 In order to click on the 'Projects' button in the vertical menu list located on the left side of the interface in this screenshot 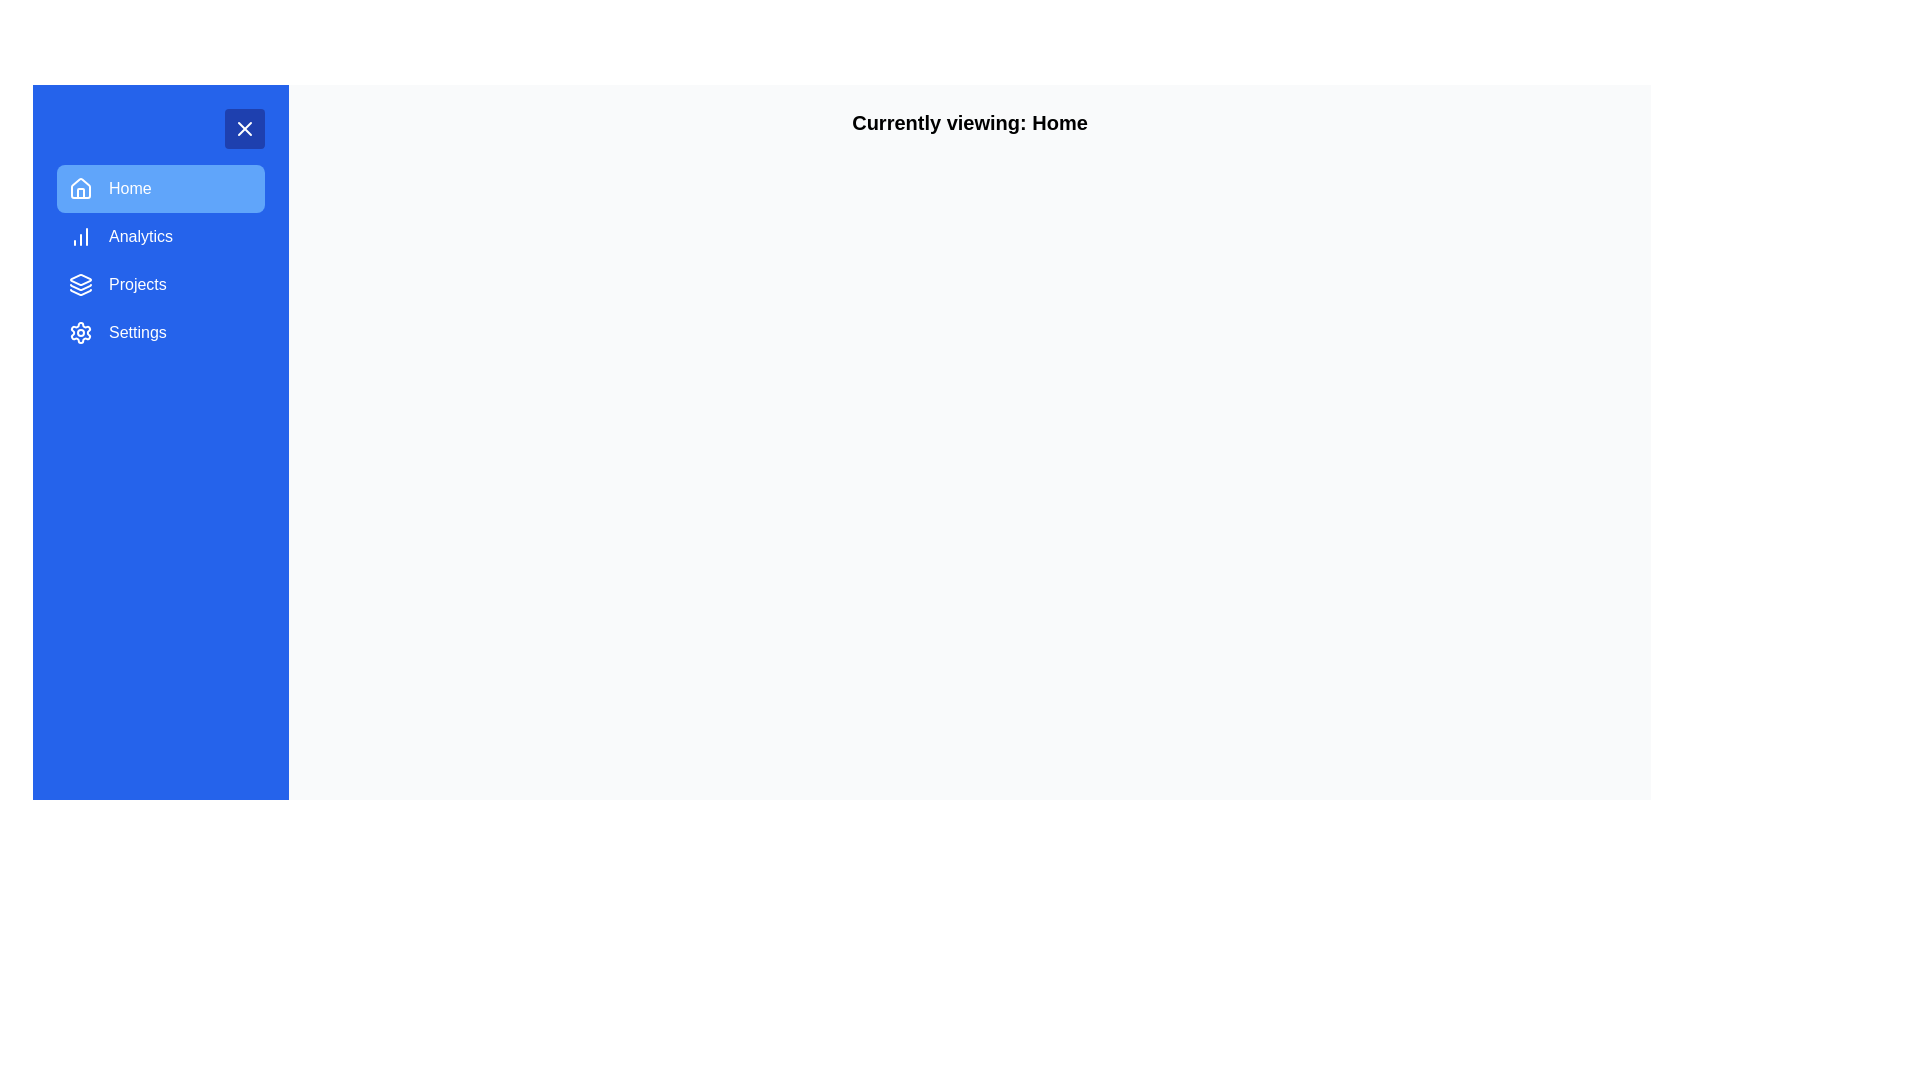, I will do `click(136, 285)`.